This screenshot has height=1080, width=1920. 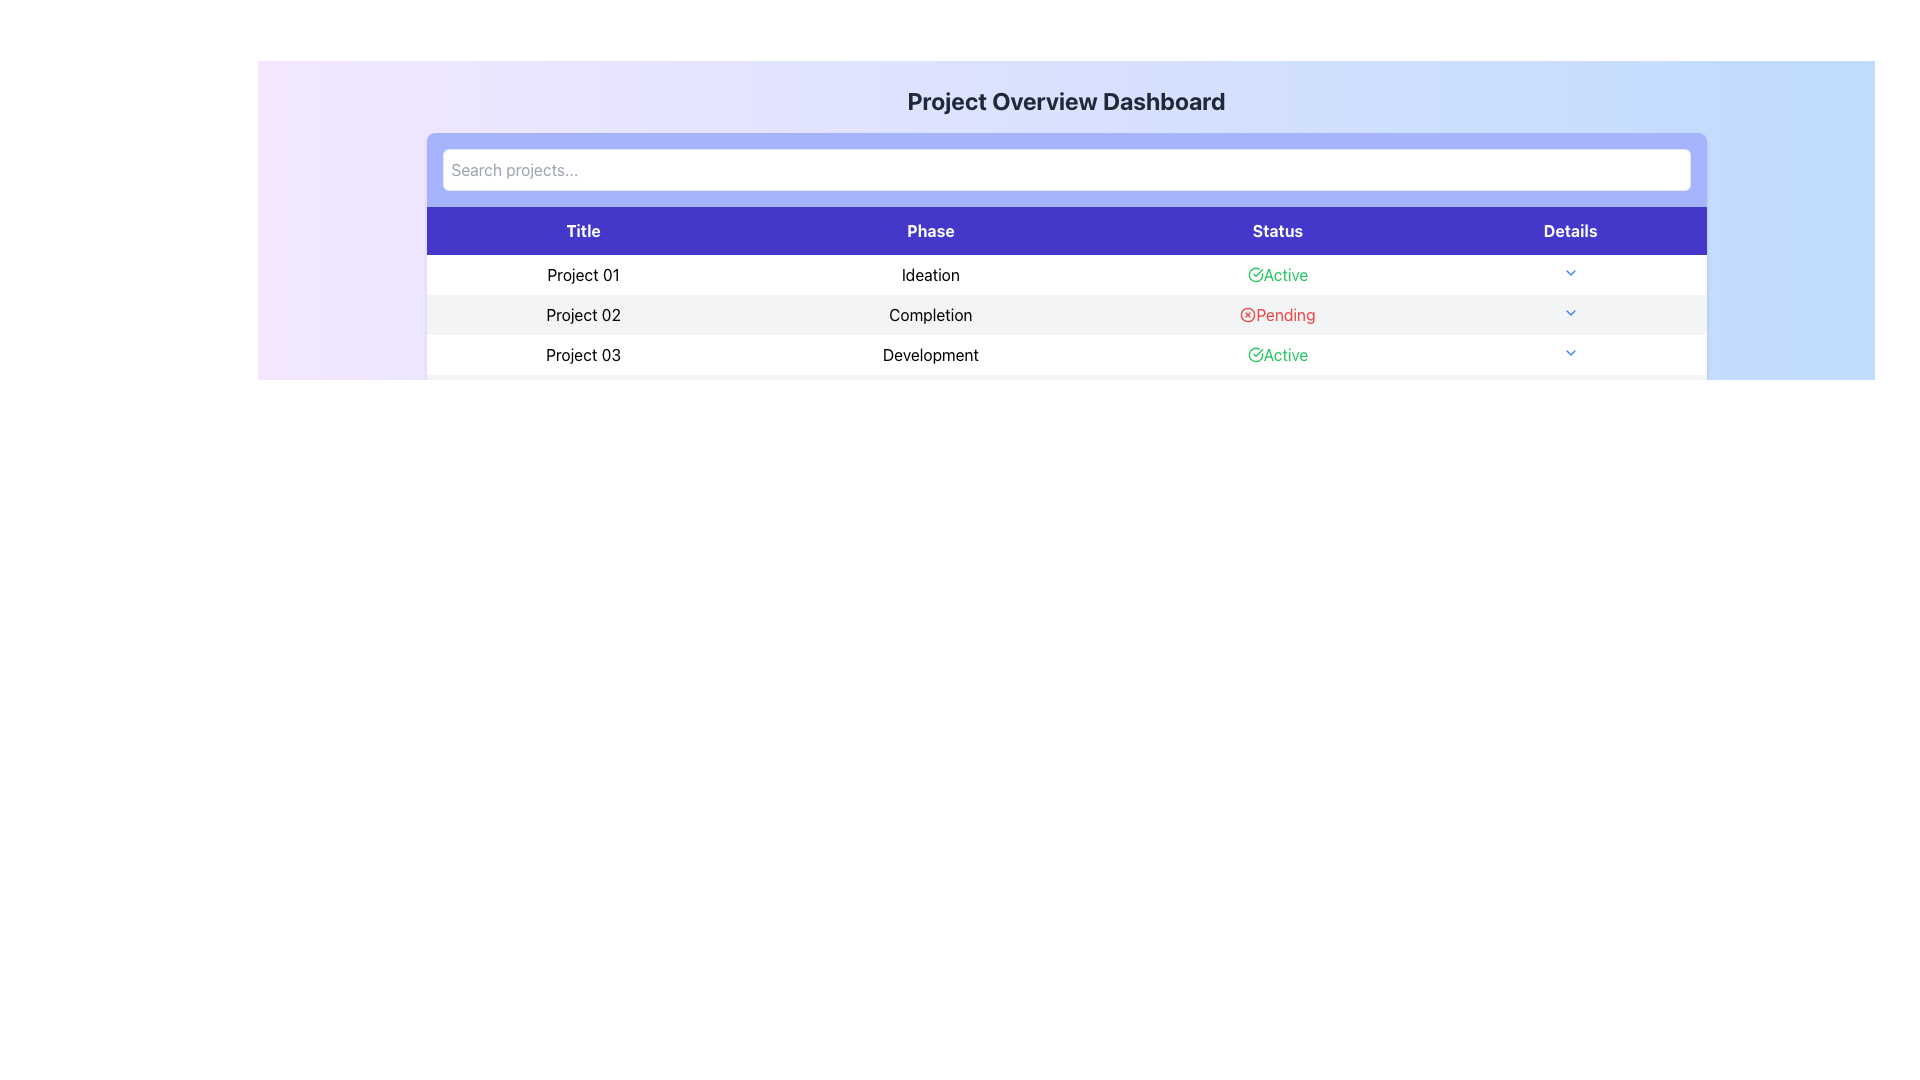 What do you see at coordinates (1569, 312) in the screenshot?
I see `the icon-based button that expands or collapses the dropdown menu for the row labeled 'Project 02' in the 'Details' column` at bounding box center [1569, 312].